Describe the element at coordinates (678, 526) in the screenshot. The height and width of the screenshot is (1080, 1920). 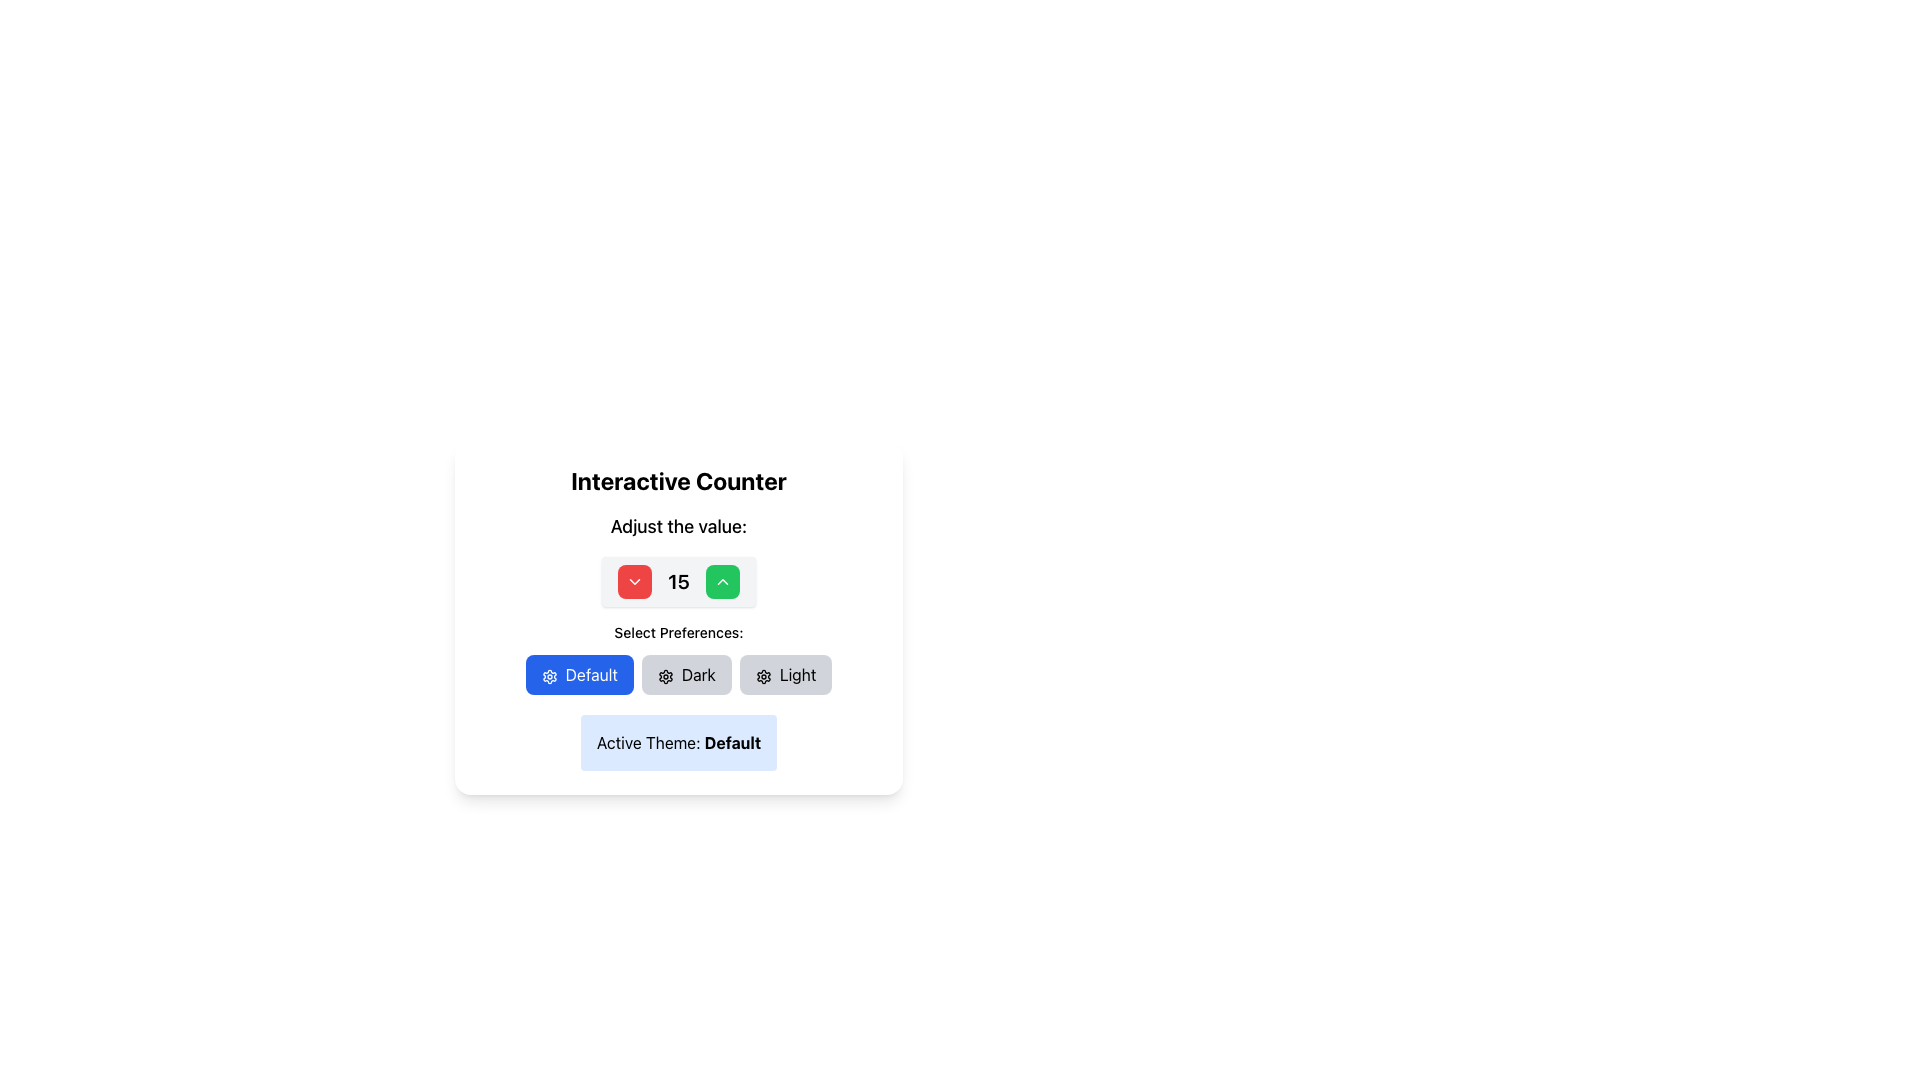
I see `the prominent text label displaying 'Adjust the value:' that is located at the center-top of its containing panel` at that location.